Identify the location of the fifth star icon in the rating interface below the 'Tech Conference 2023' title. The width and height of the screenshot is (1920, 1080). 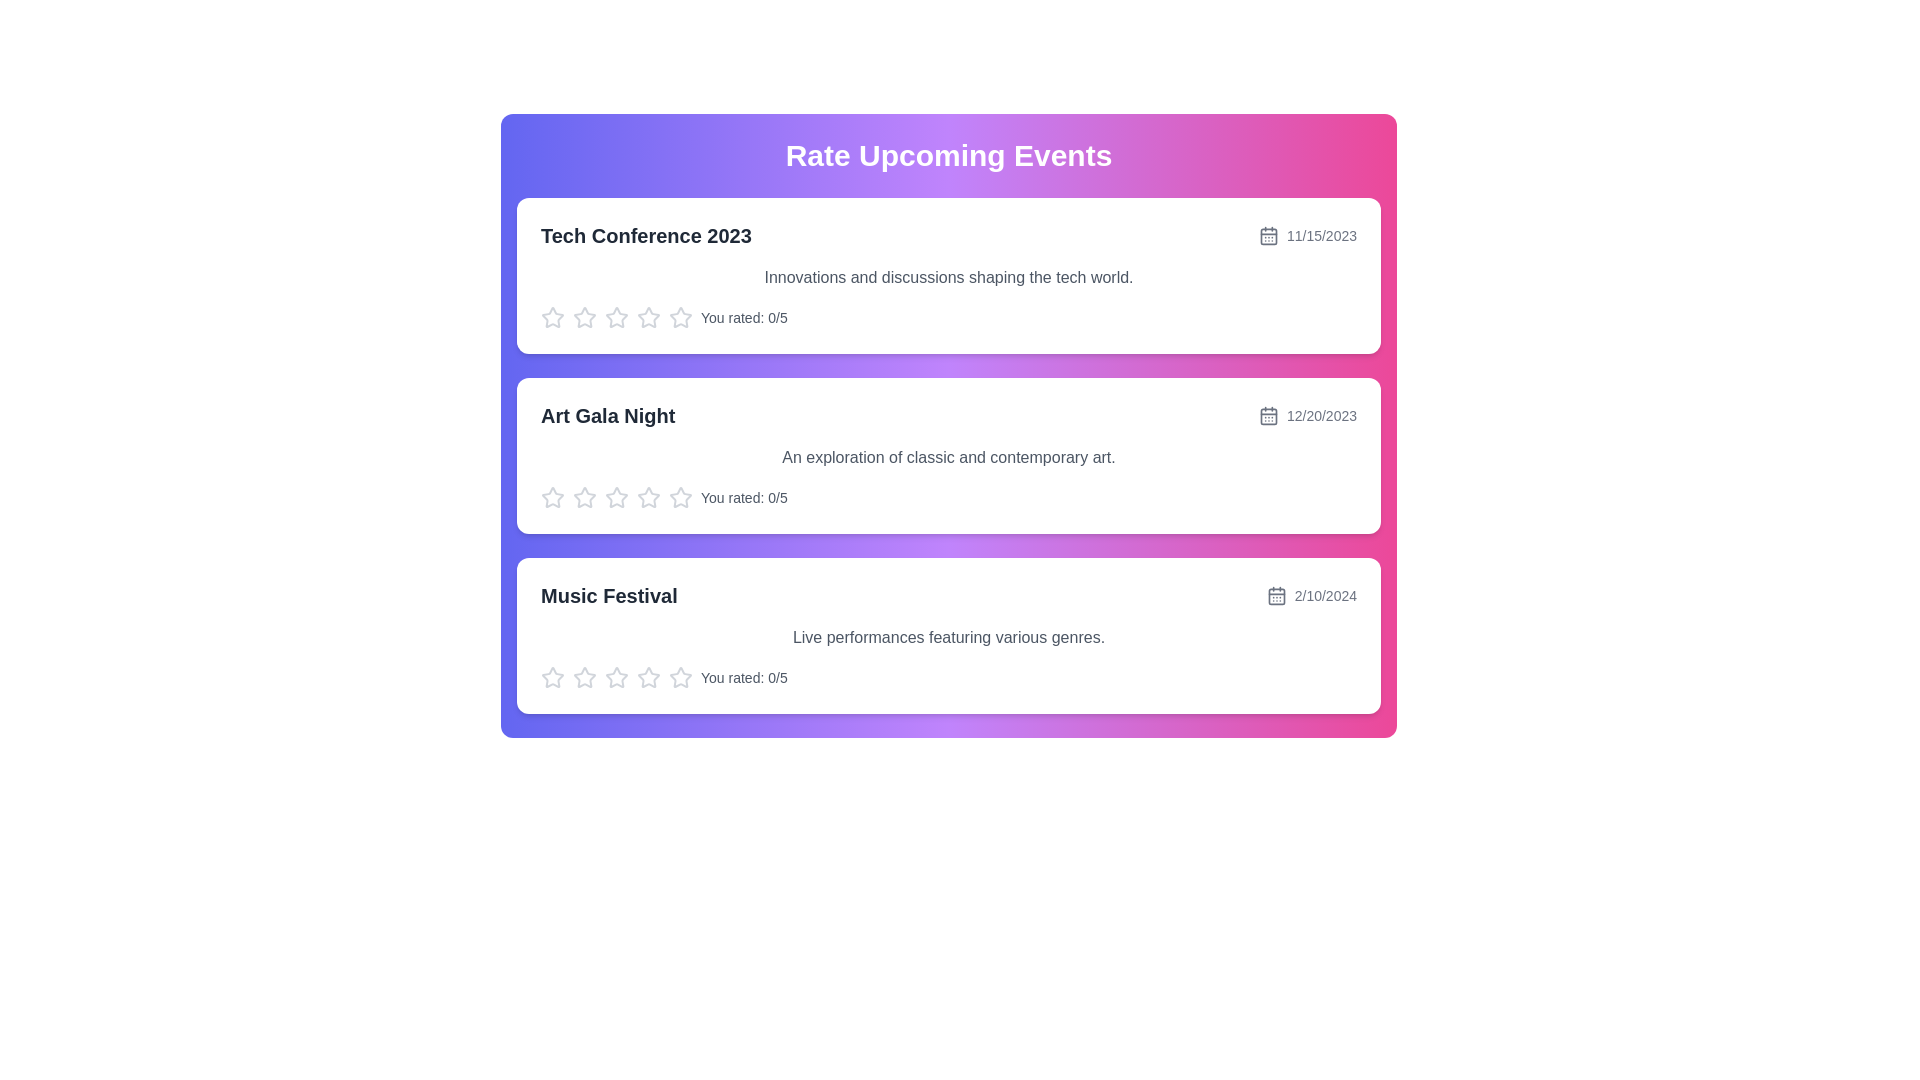
(648, 316).